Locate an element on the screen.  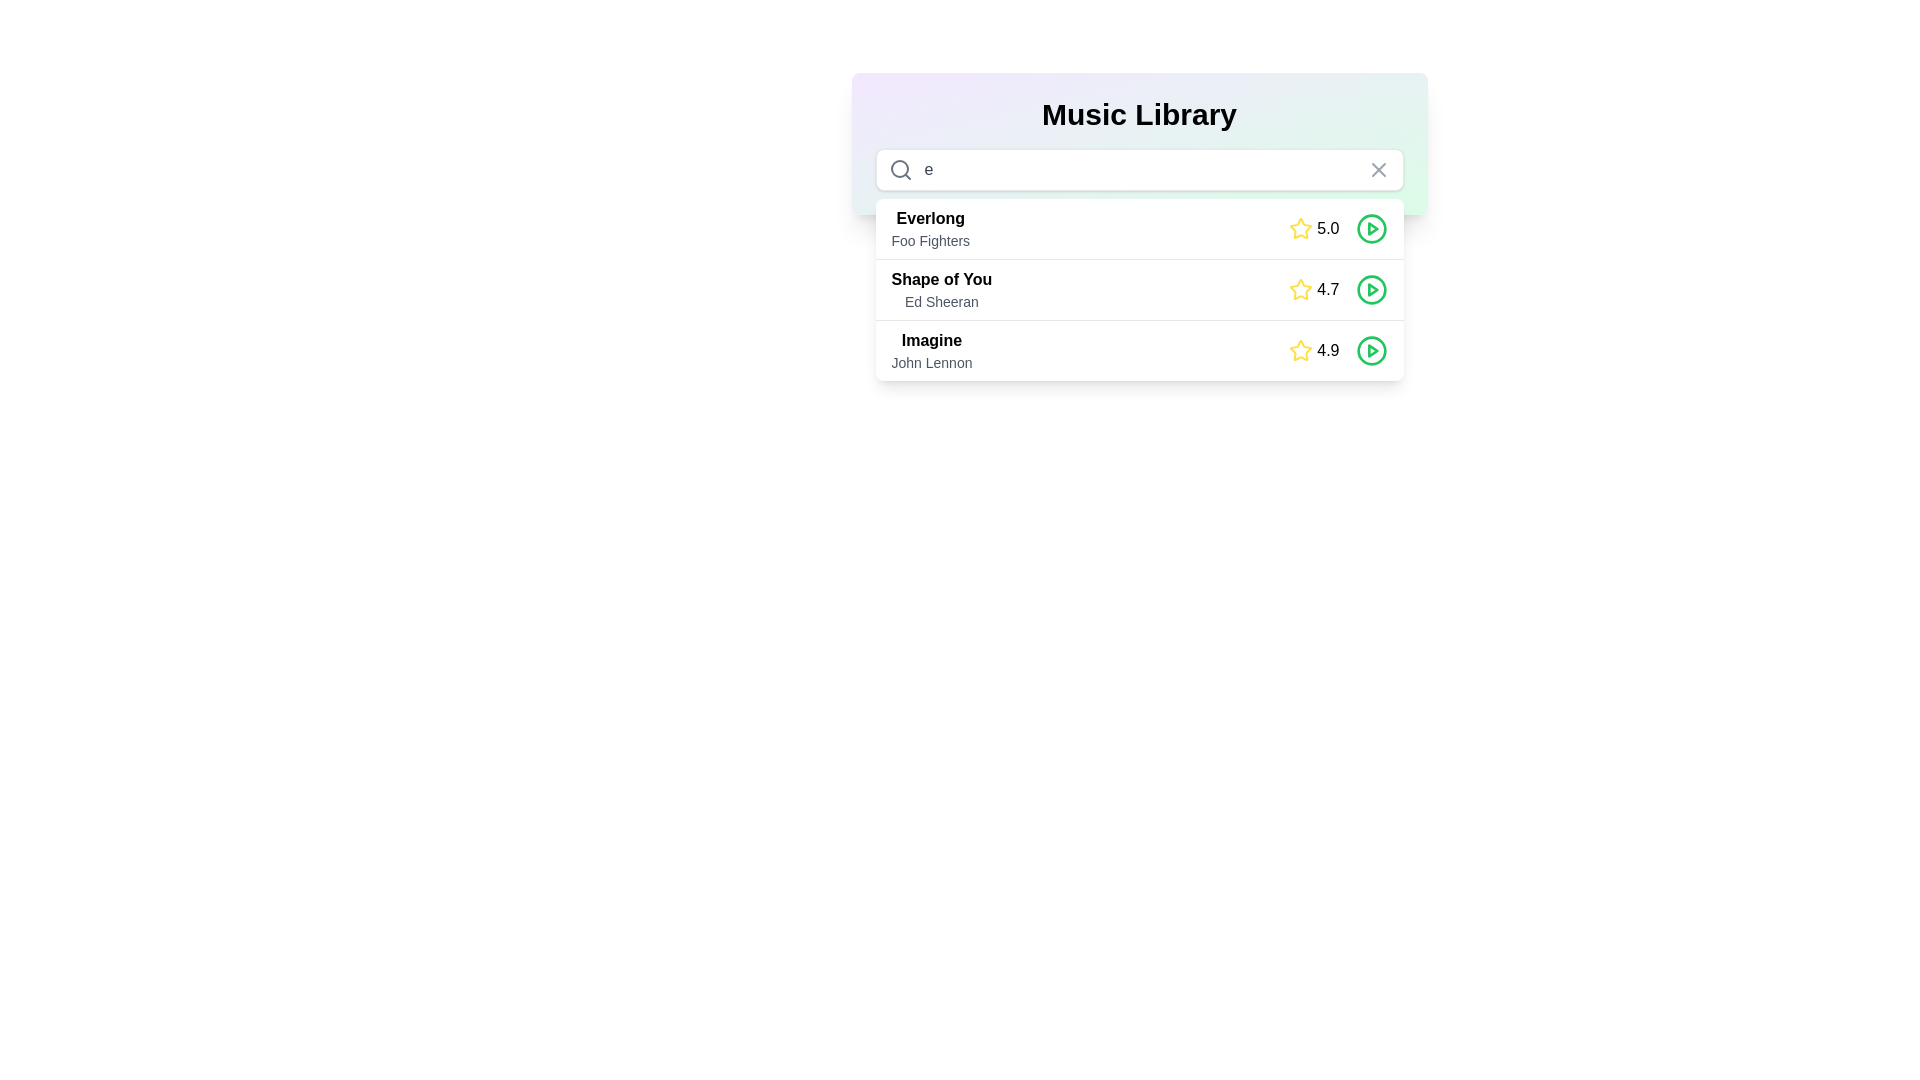
the star icon with a yellow border located to the right of 'Everlong - Foo Fighters' is located at coordinates (1301, 227).